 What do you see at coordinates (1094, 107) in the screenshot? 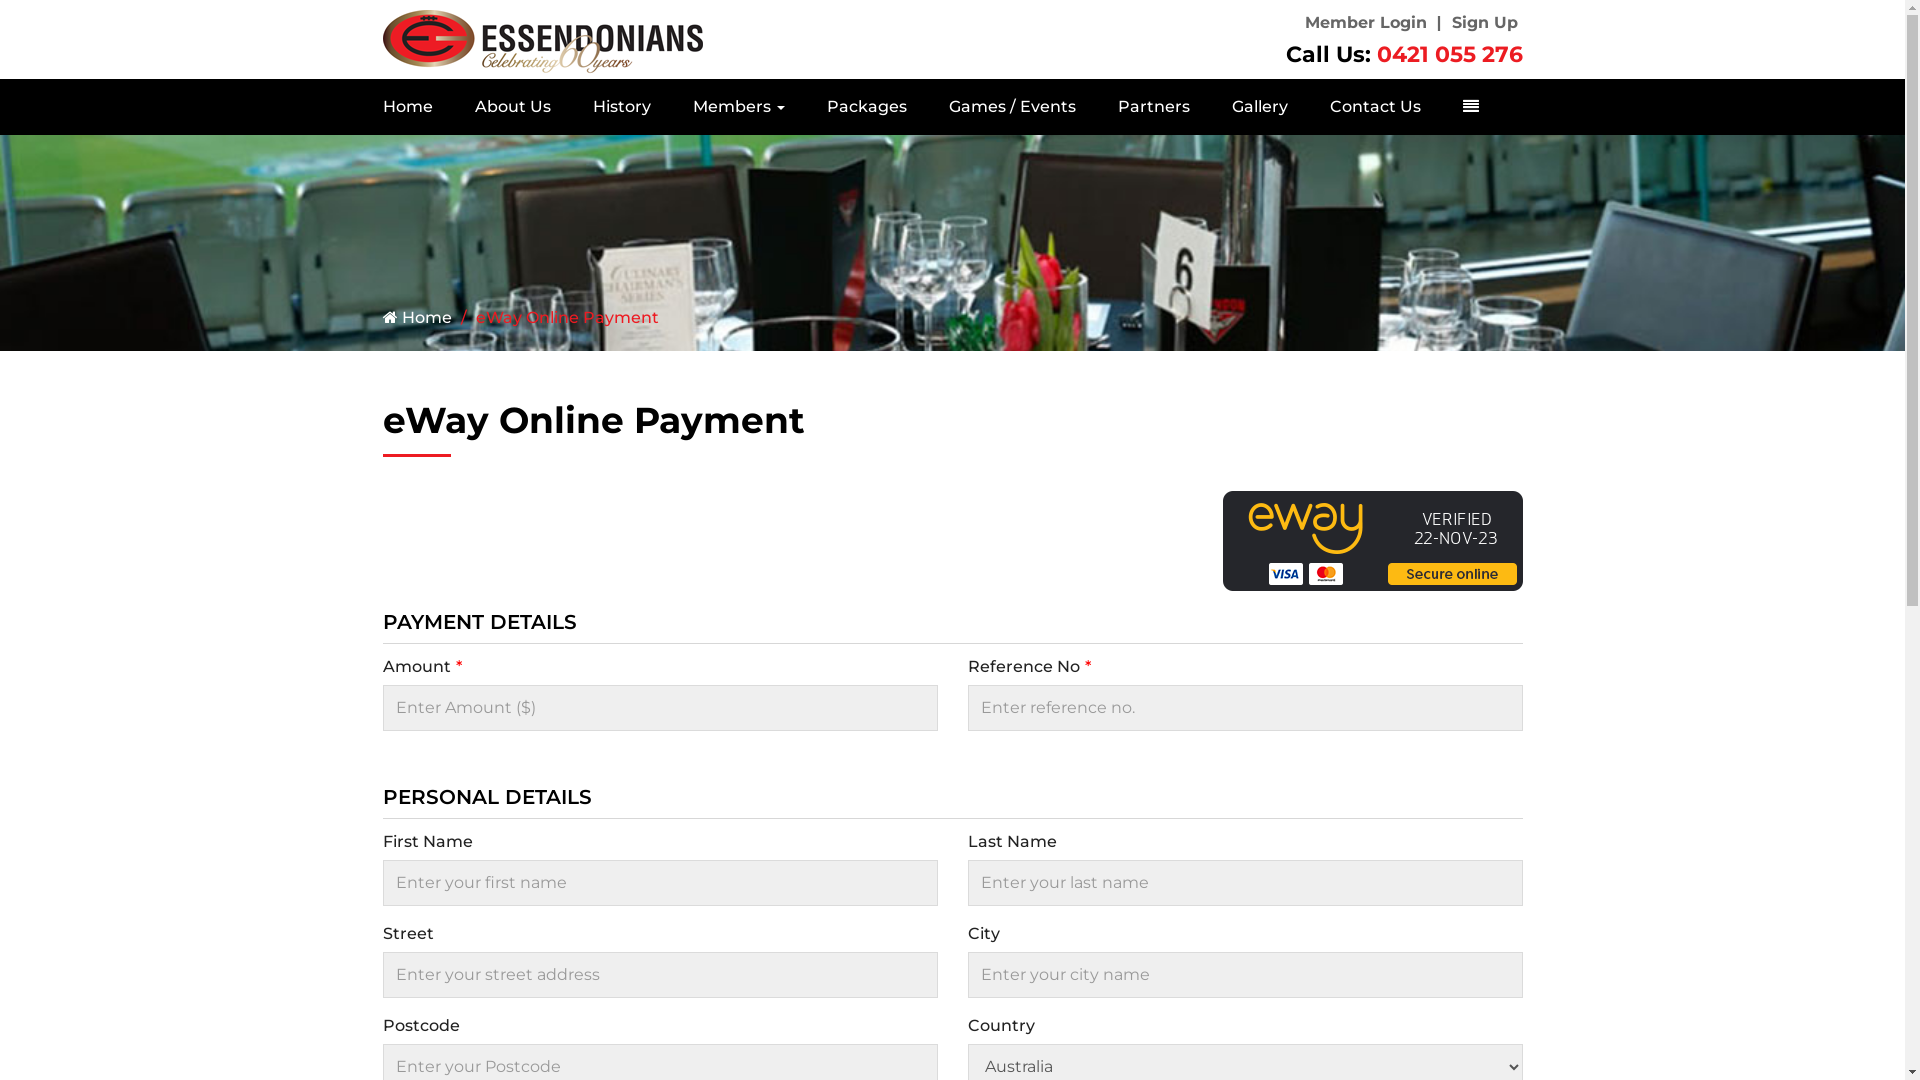
I see `'Partners'` at bounding box center [1094, 107].